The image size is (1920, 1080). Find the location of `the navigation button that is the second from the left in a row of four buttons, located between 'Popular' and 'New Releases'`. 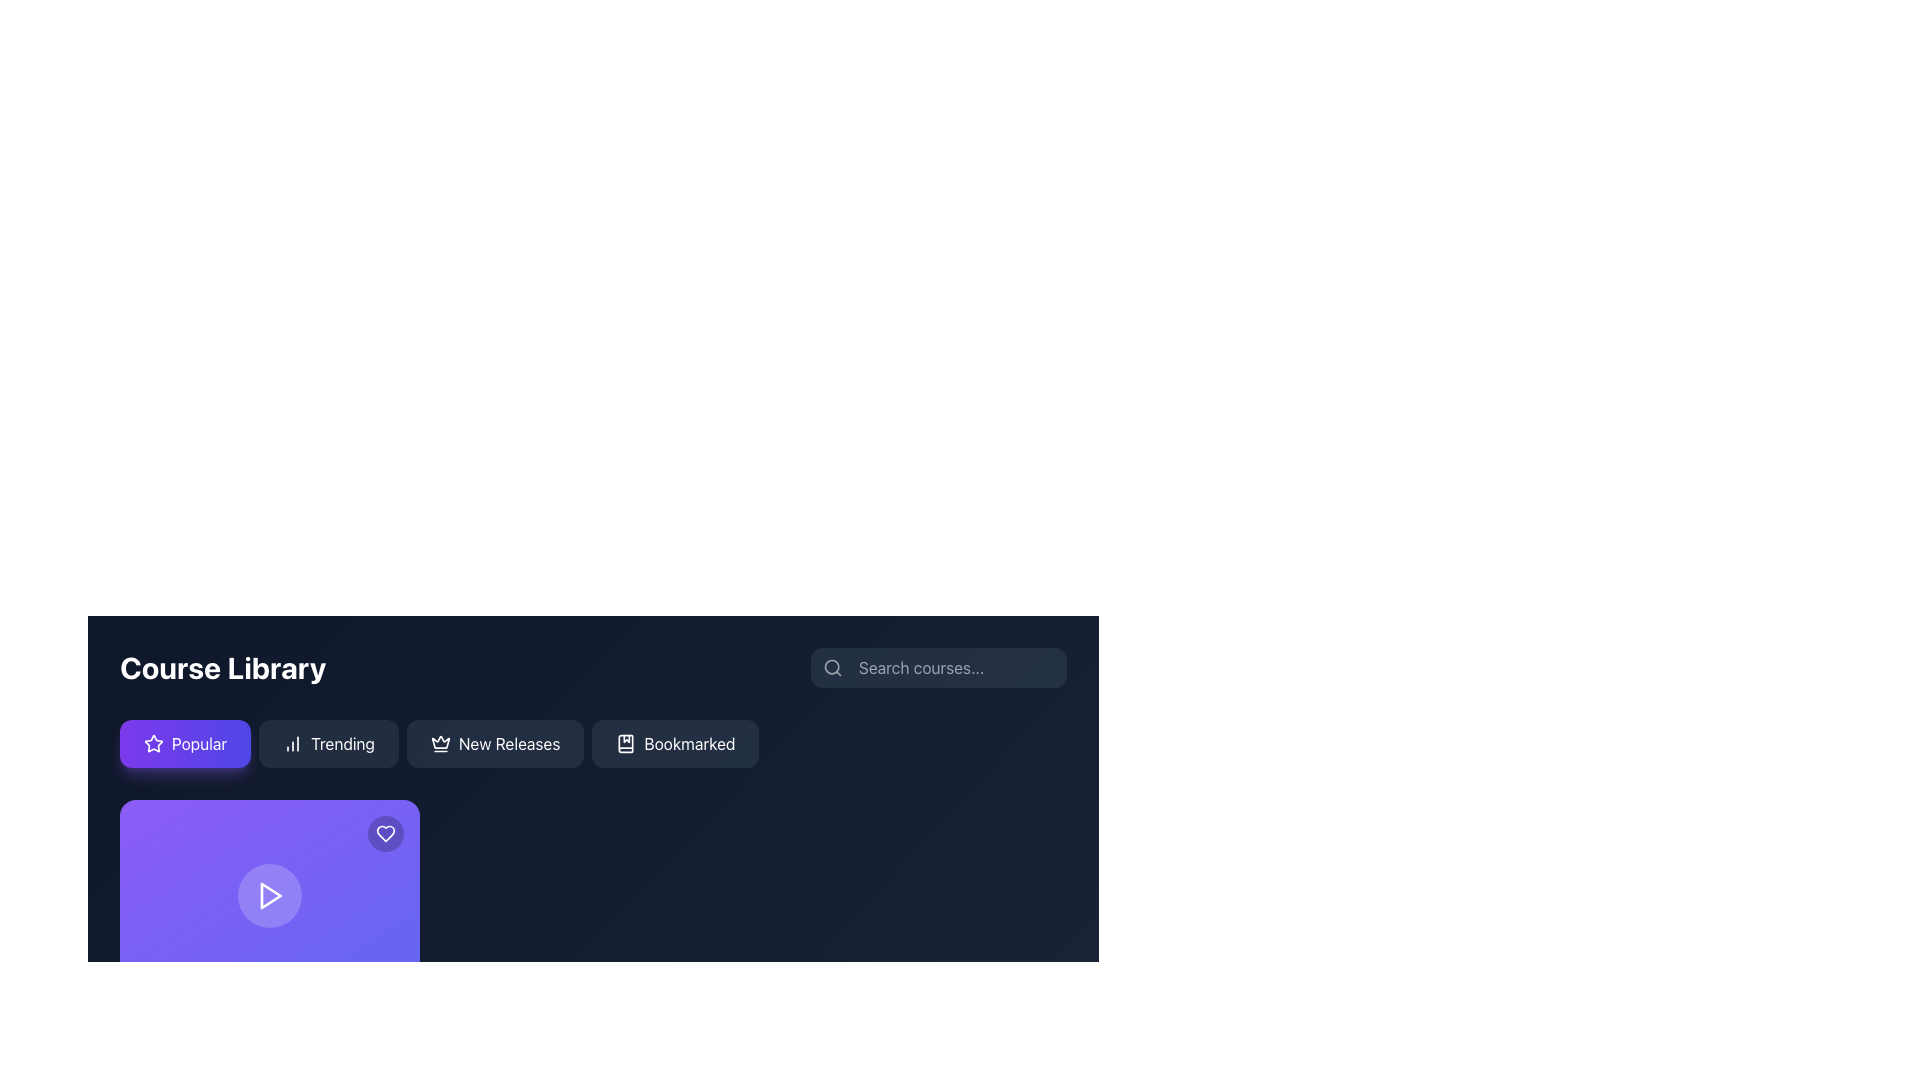

the navigation button that is the second from the left in a row of four buttons, located between 'Popular' and 'New Releases' is located at coordinates (329, 744).